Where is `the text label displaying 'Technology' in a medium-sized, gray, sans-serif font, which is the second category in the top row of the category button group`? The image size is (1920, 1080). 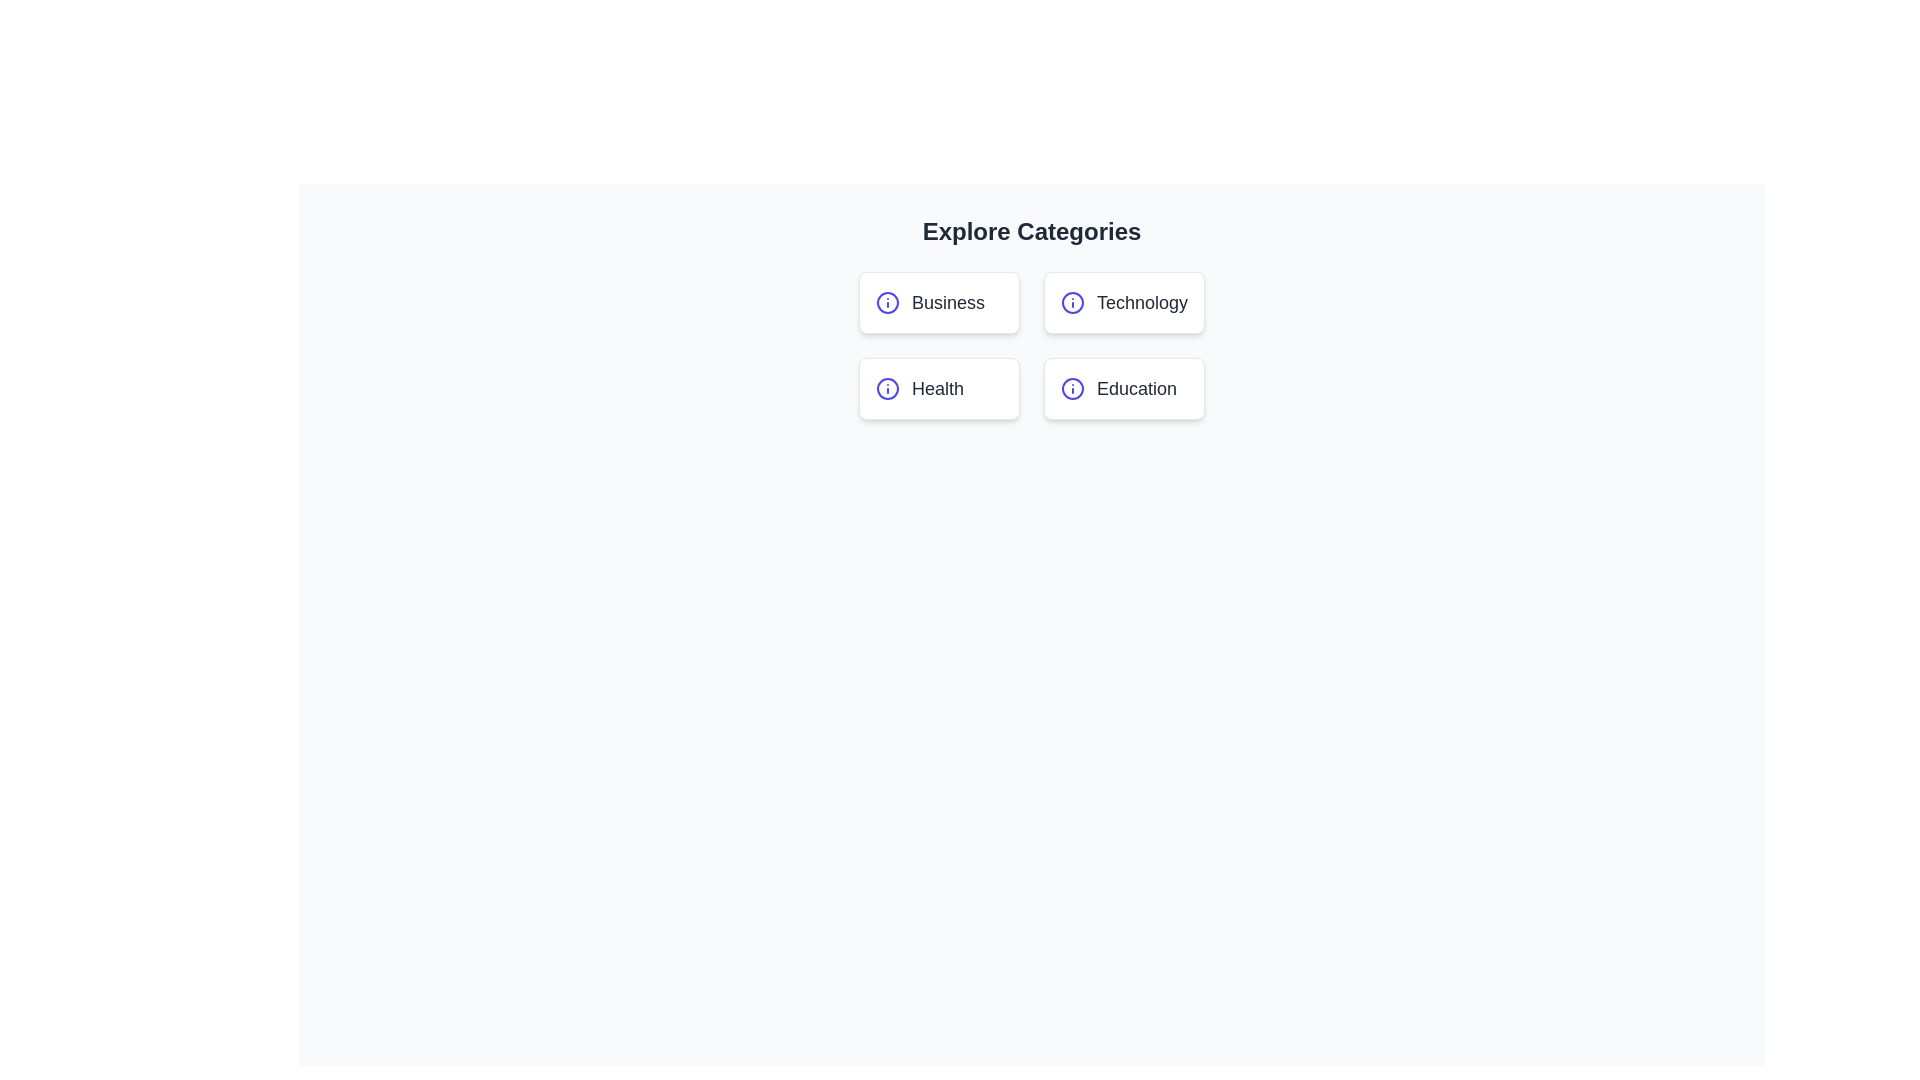 the text label displaying 'Technology' in a medium-sized, gray, sans-serif font, which is the second category in the top row of the category button group is located at coordinates (1142, 303).